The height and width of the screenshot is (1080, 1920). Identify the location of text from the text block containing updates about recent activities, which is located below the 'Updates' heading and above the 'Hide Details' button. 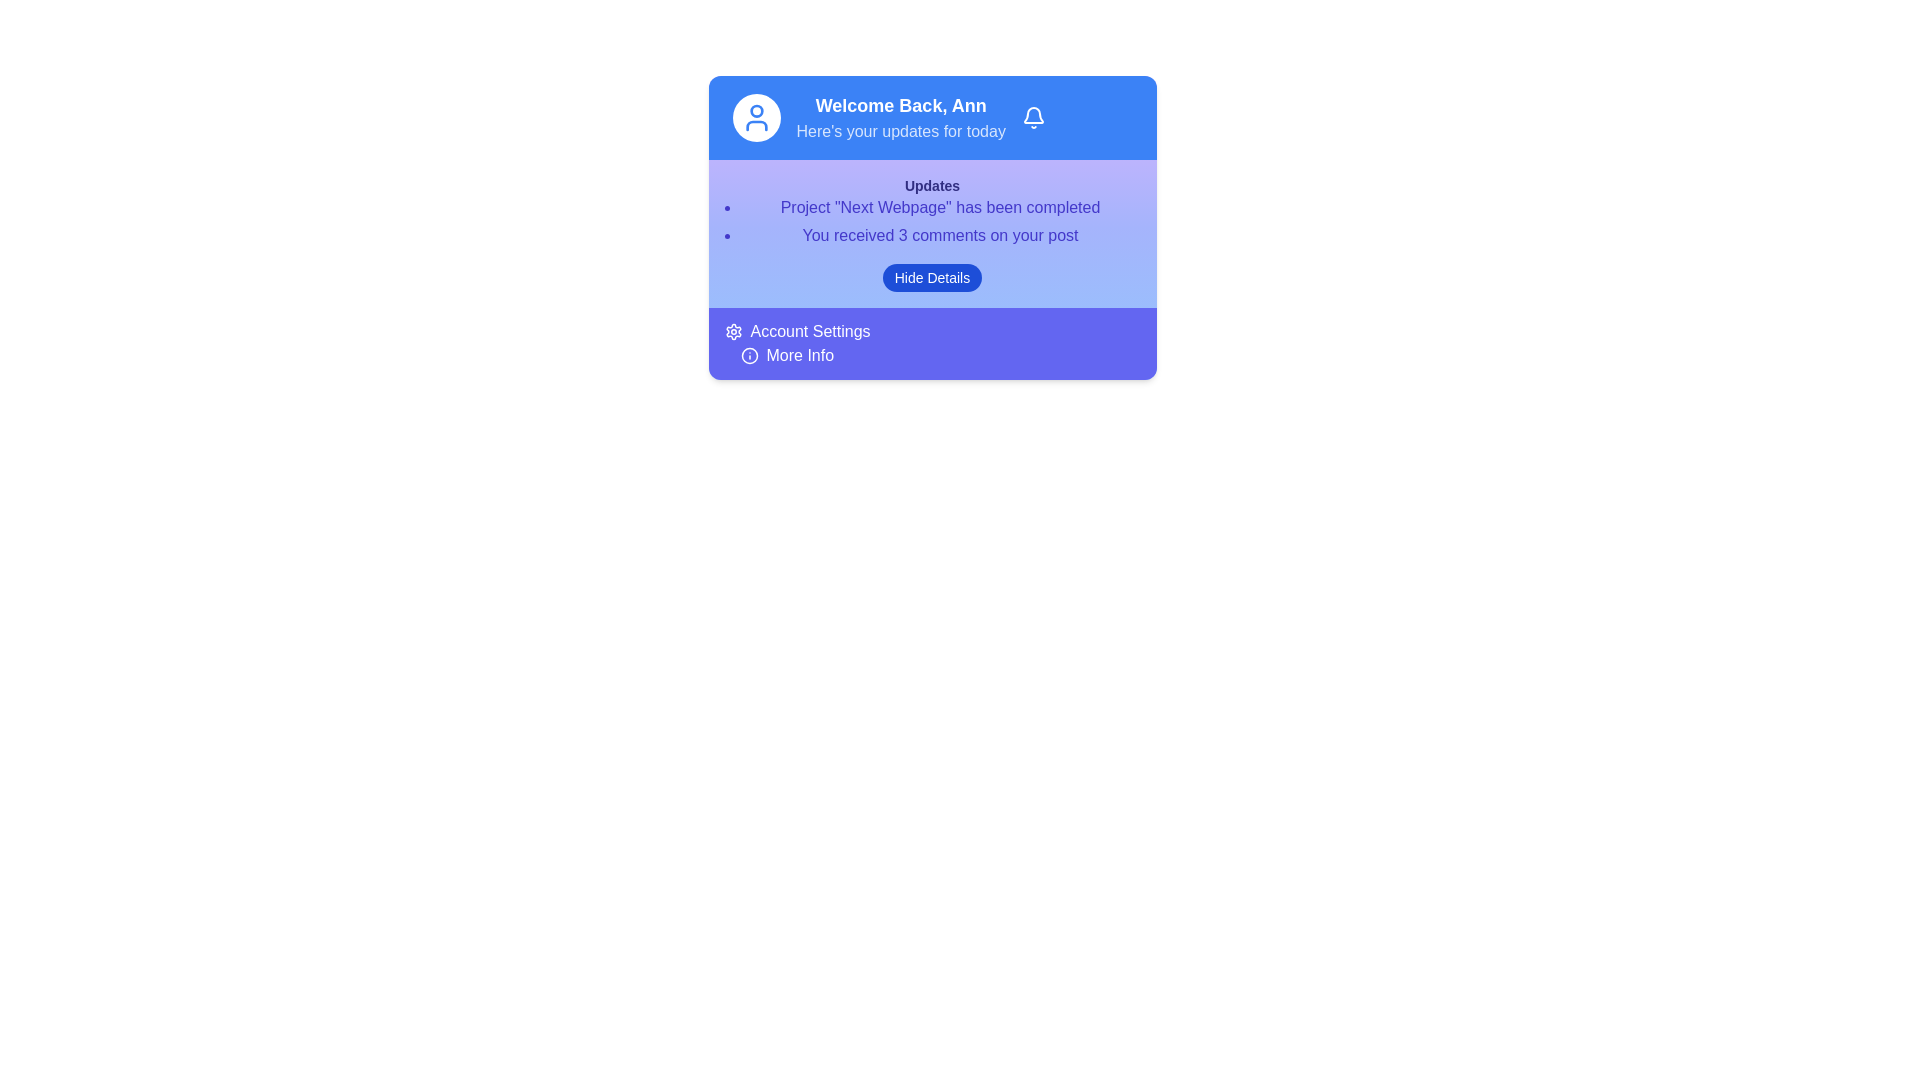
(931, 212).